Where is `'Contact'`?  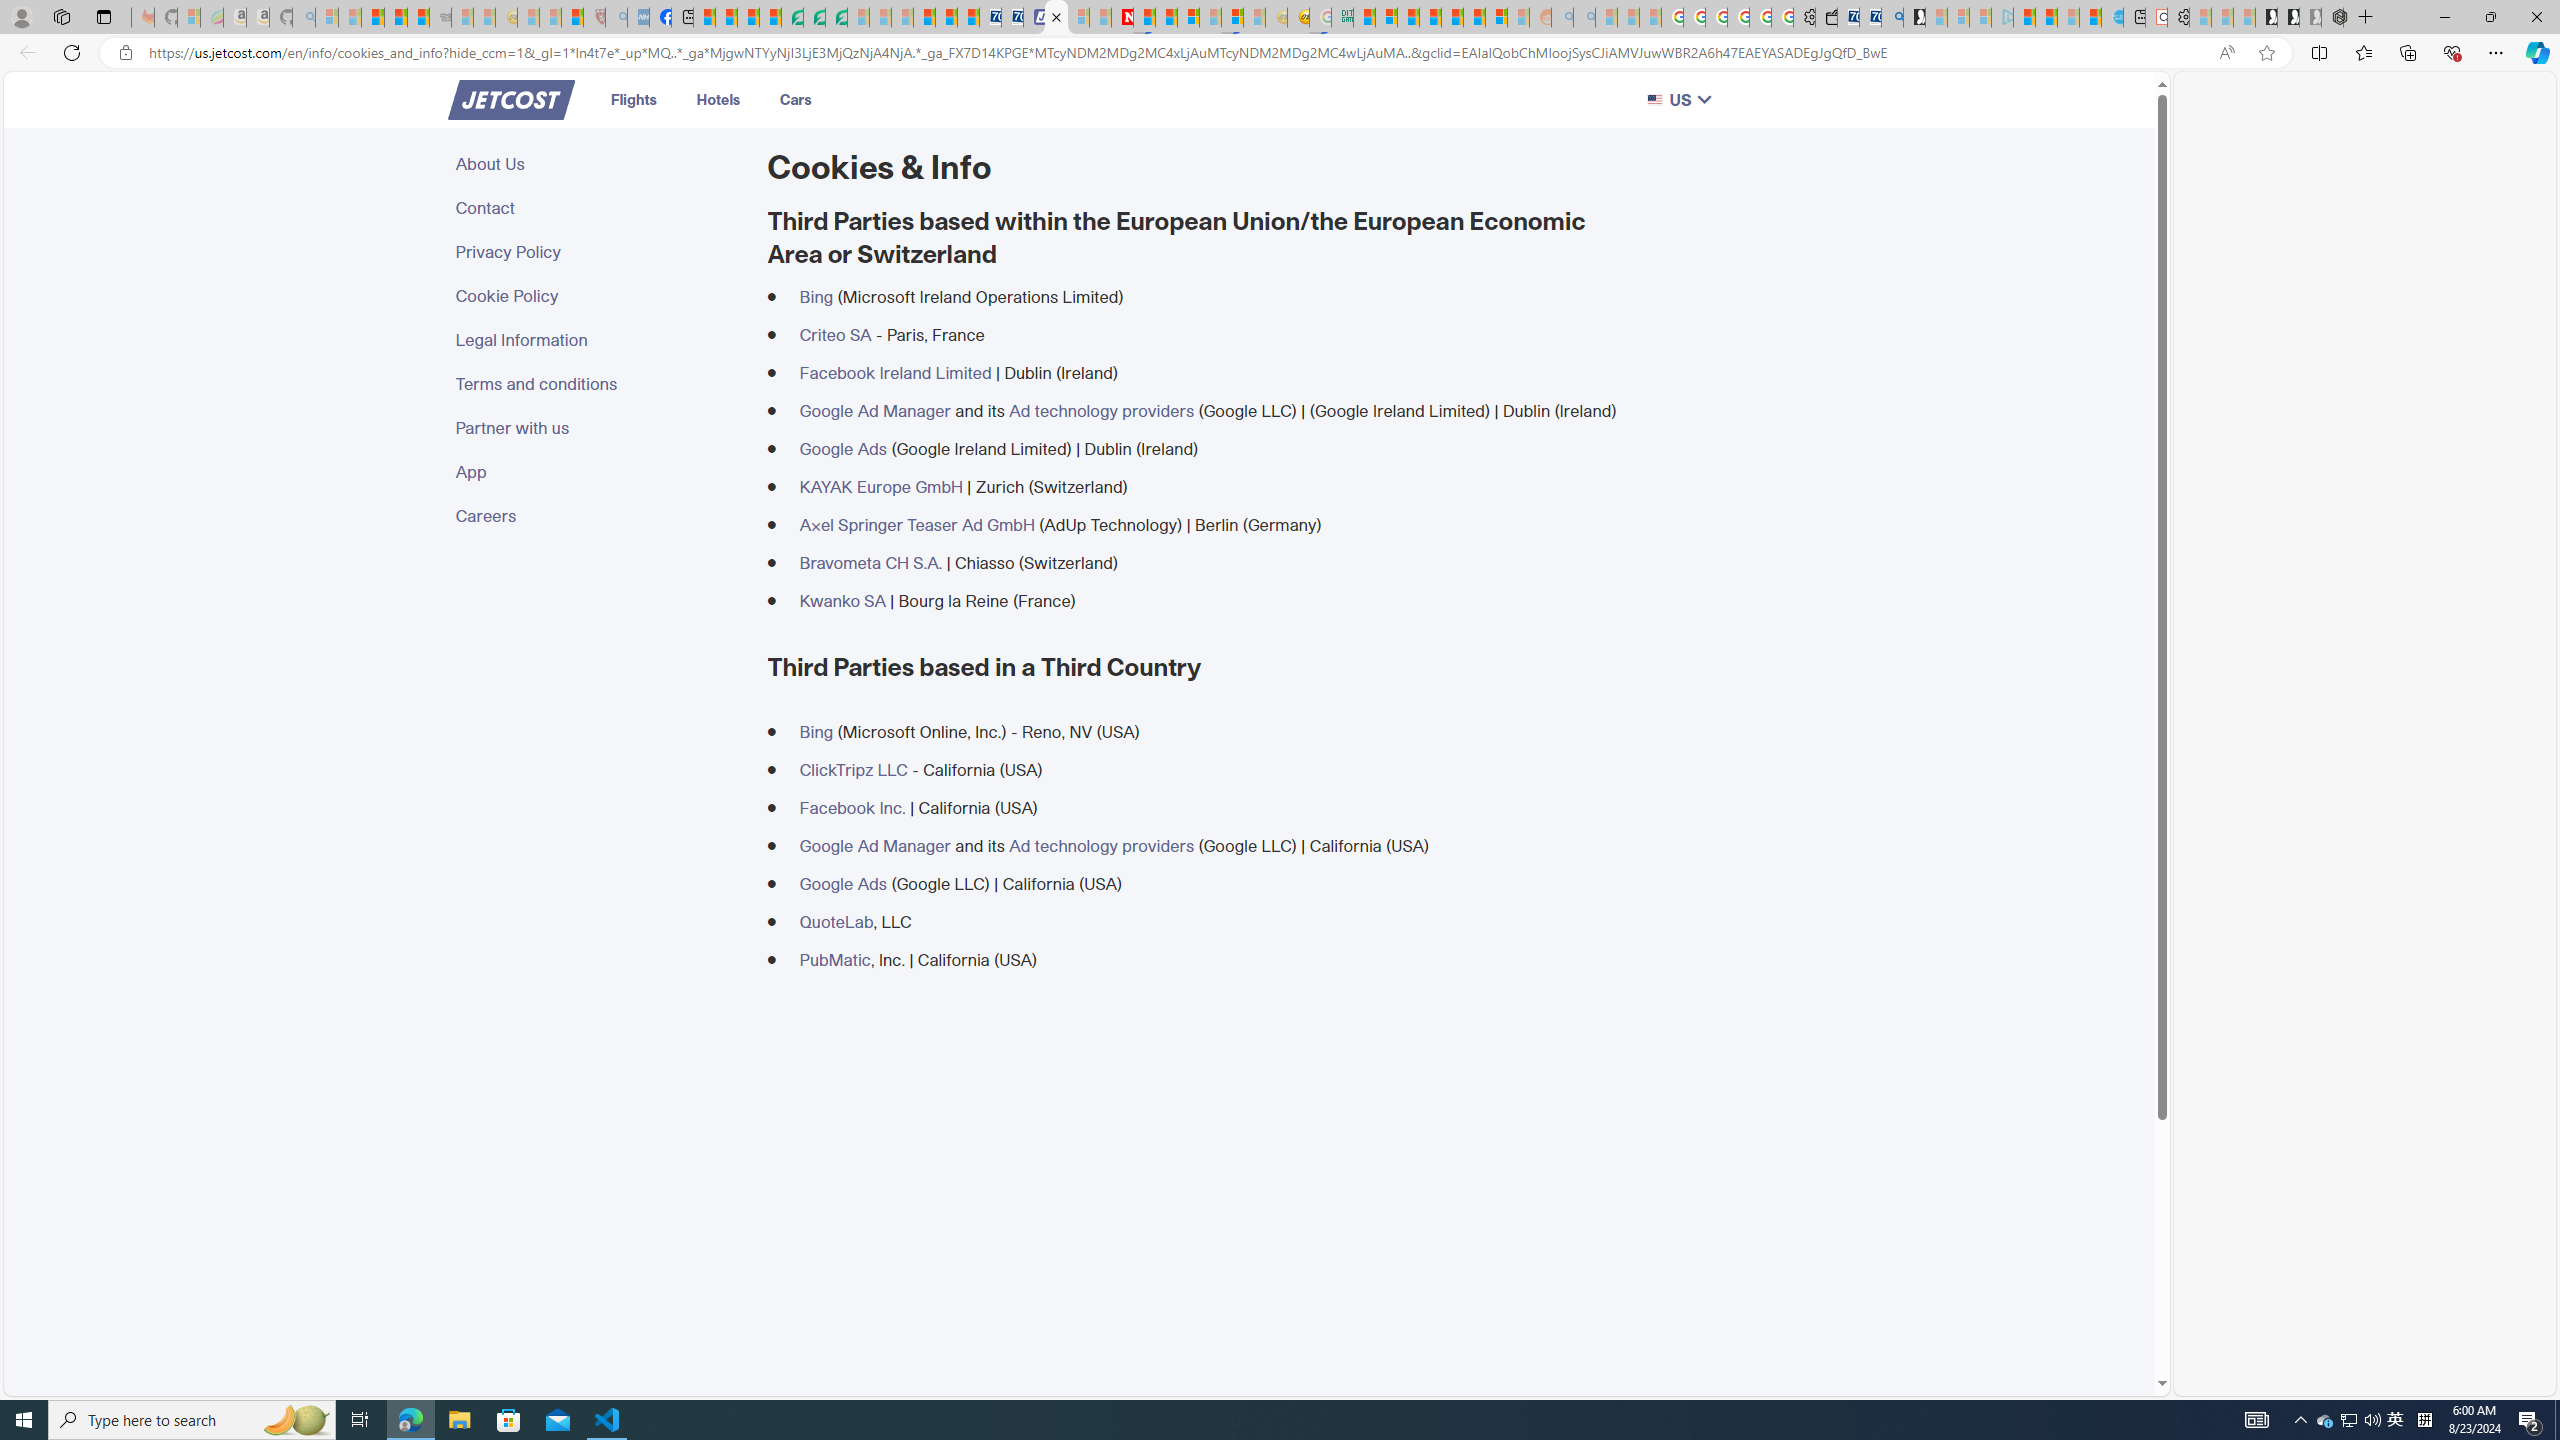 'Contact' is located at coordinates (599, 207).